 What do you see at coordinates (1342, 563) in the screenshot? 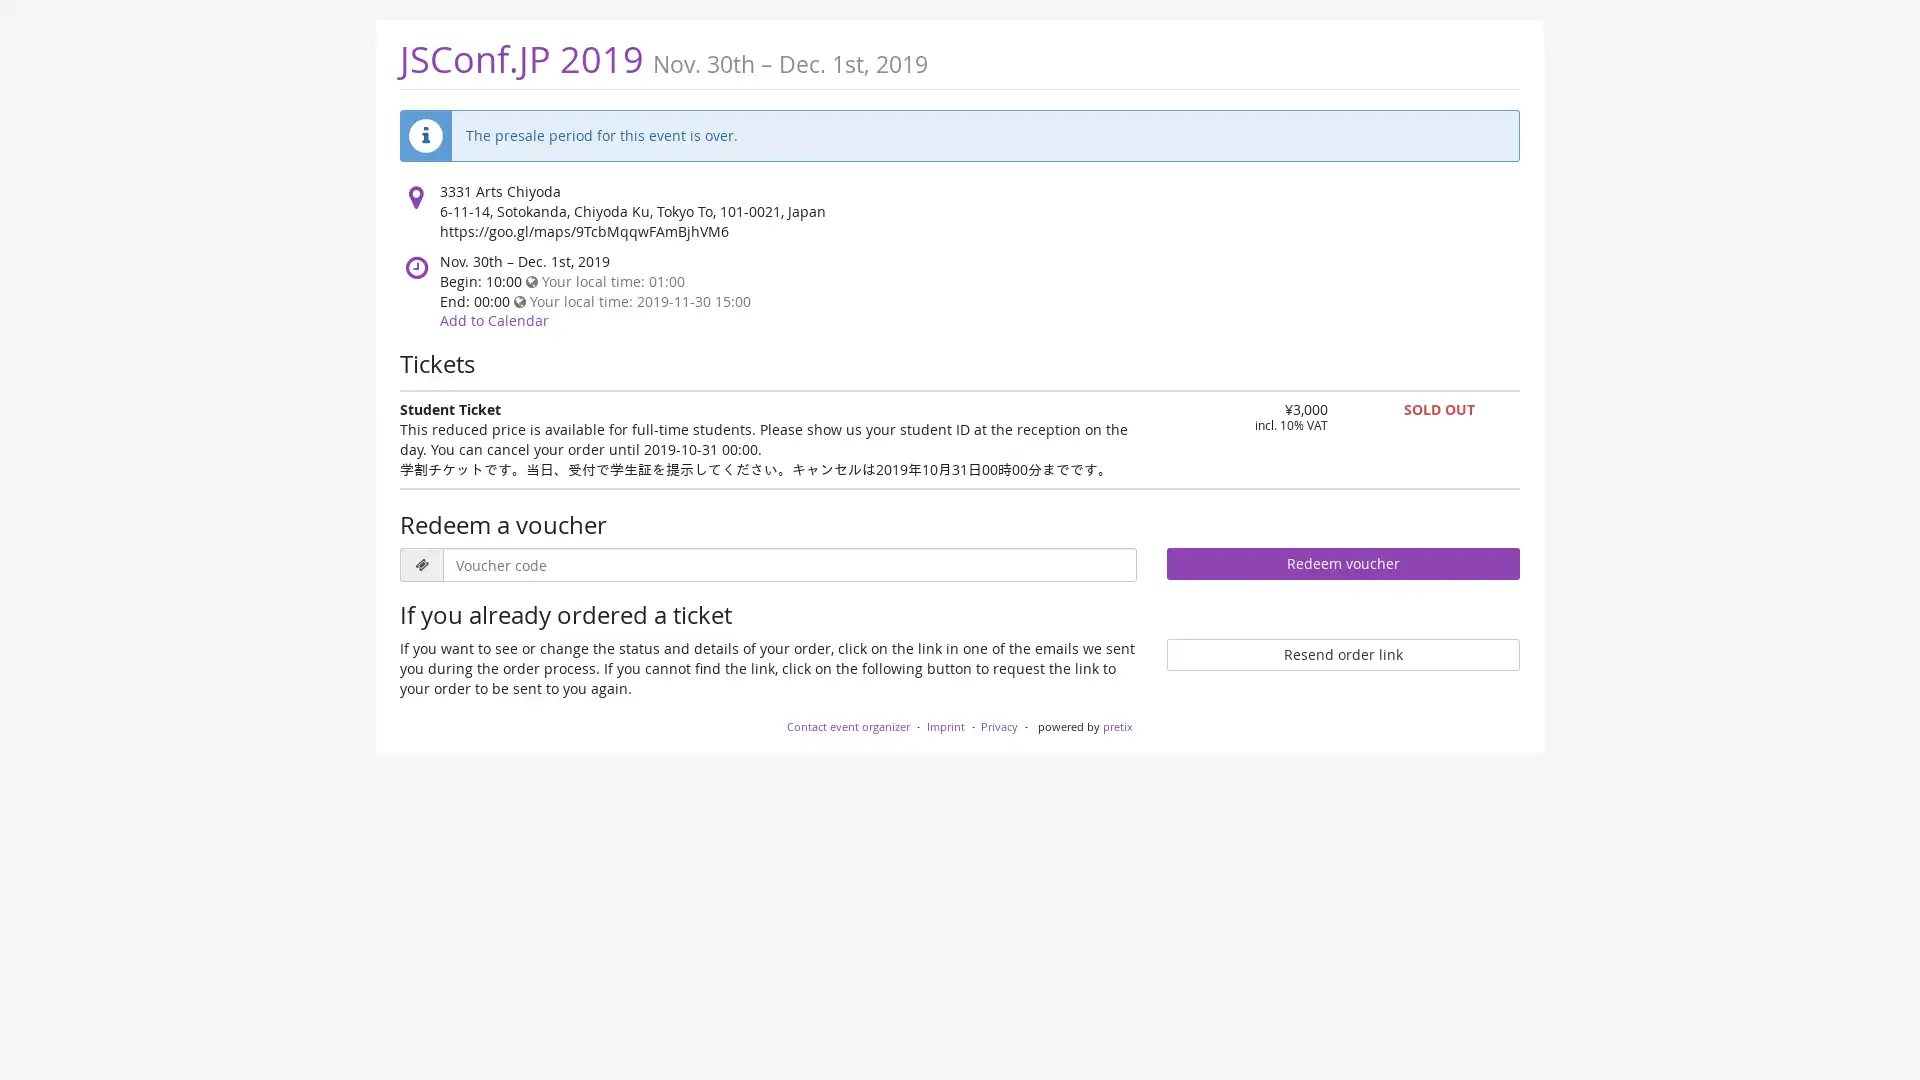
I see `Redeem voucher` at bounding box center [1342, 563].